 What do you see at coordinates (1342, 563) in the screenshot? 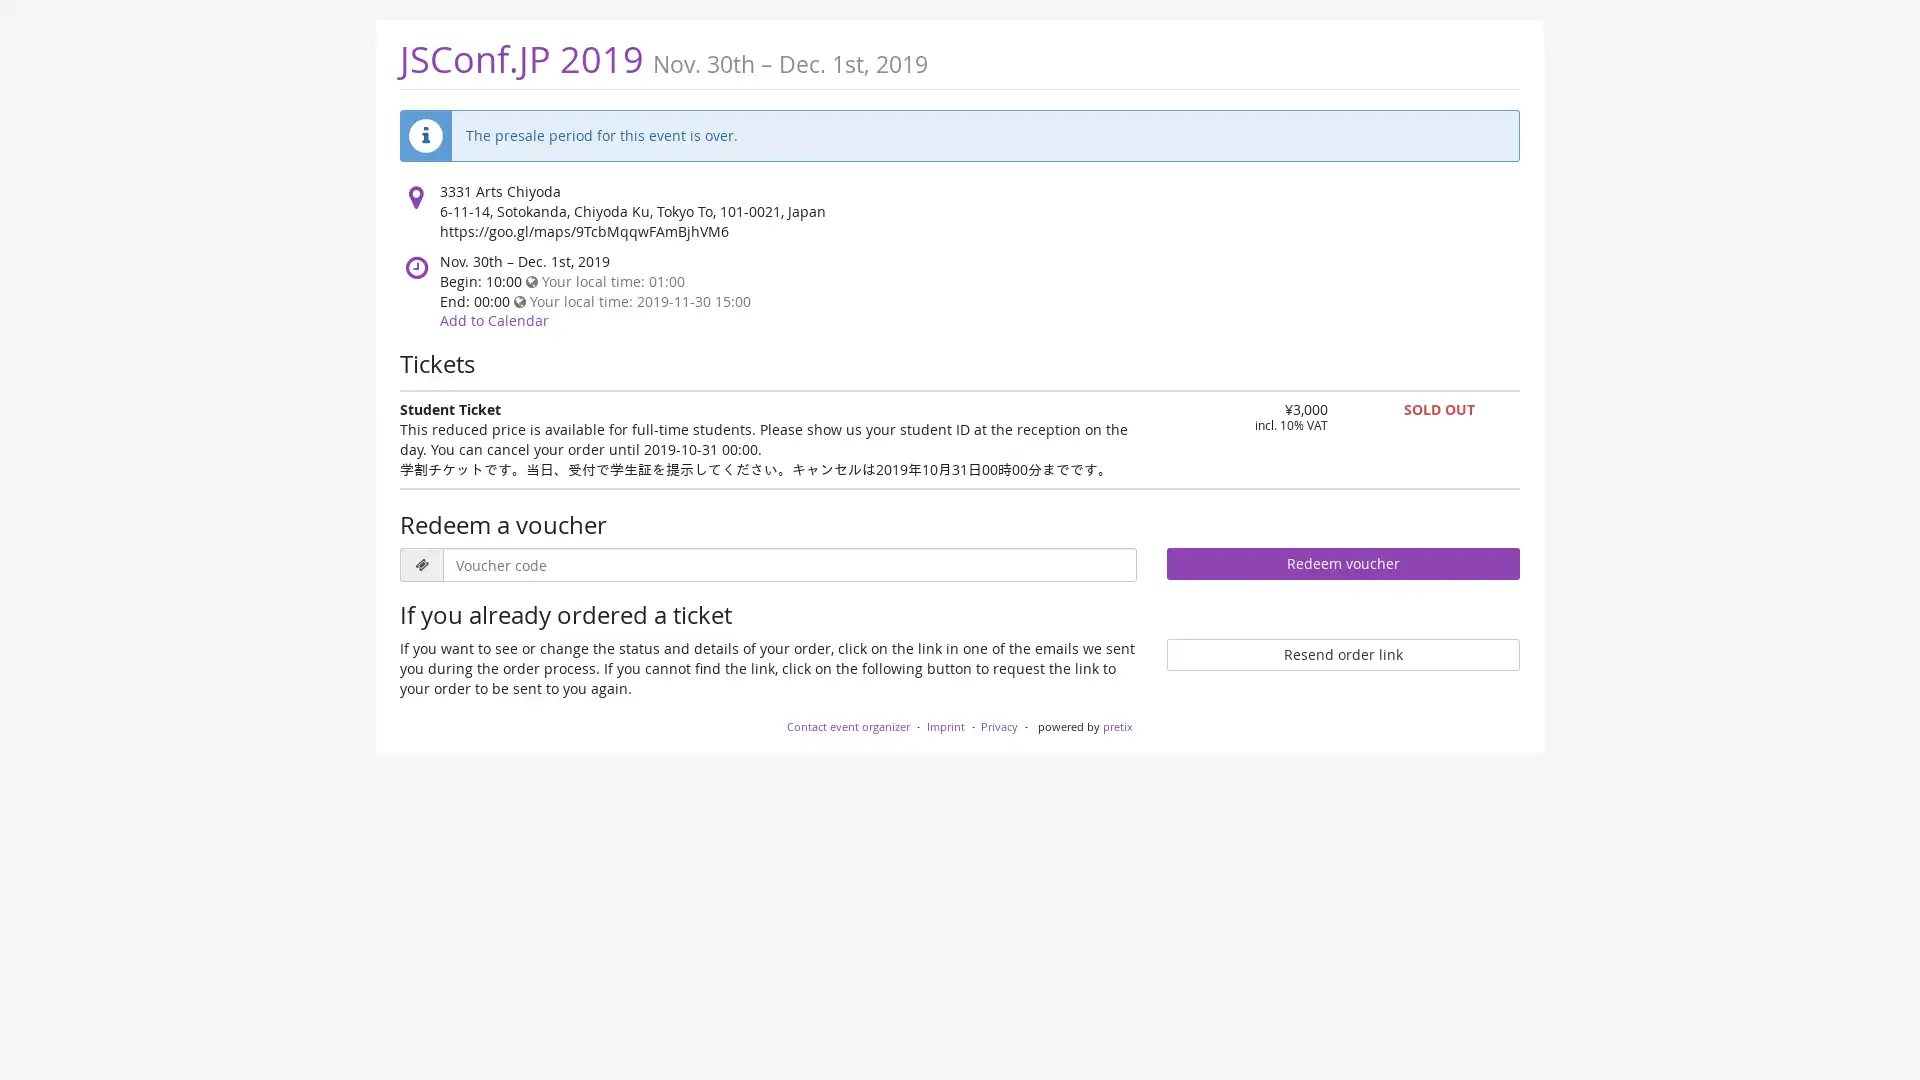
I see `Redeem voucher` at bounding box center [1342, 563].